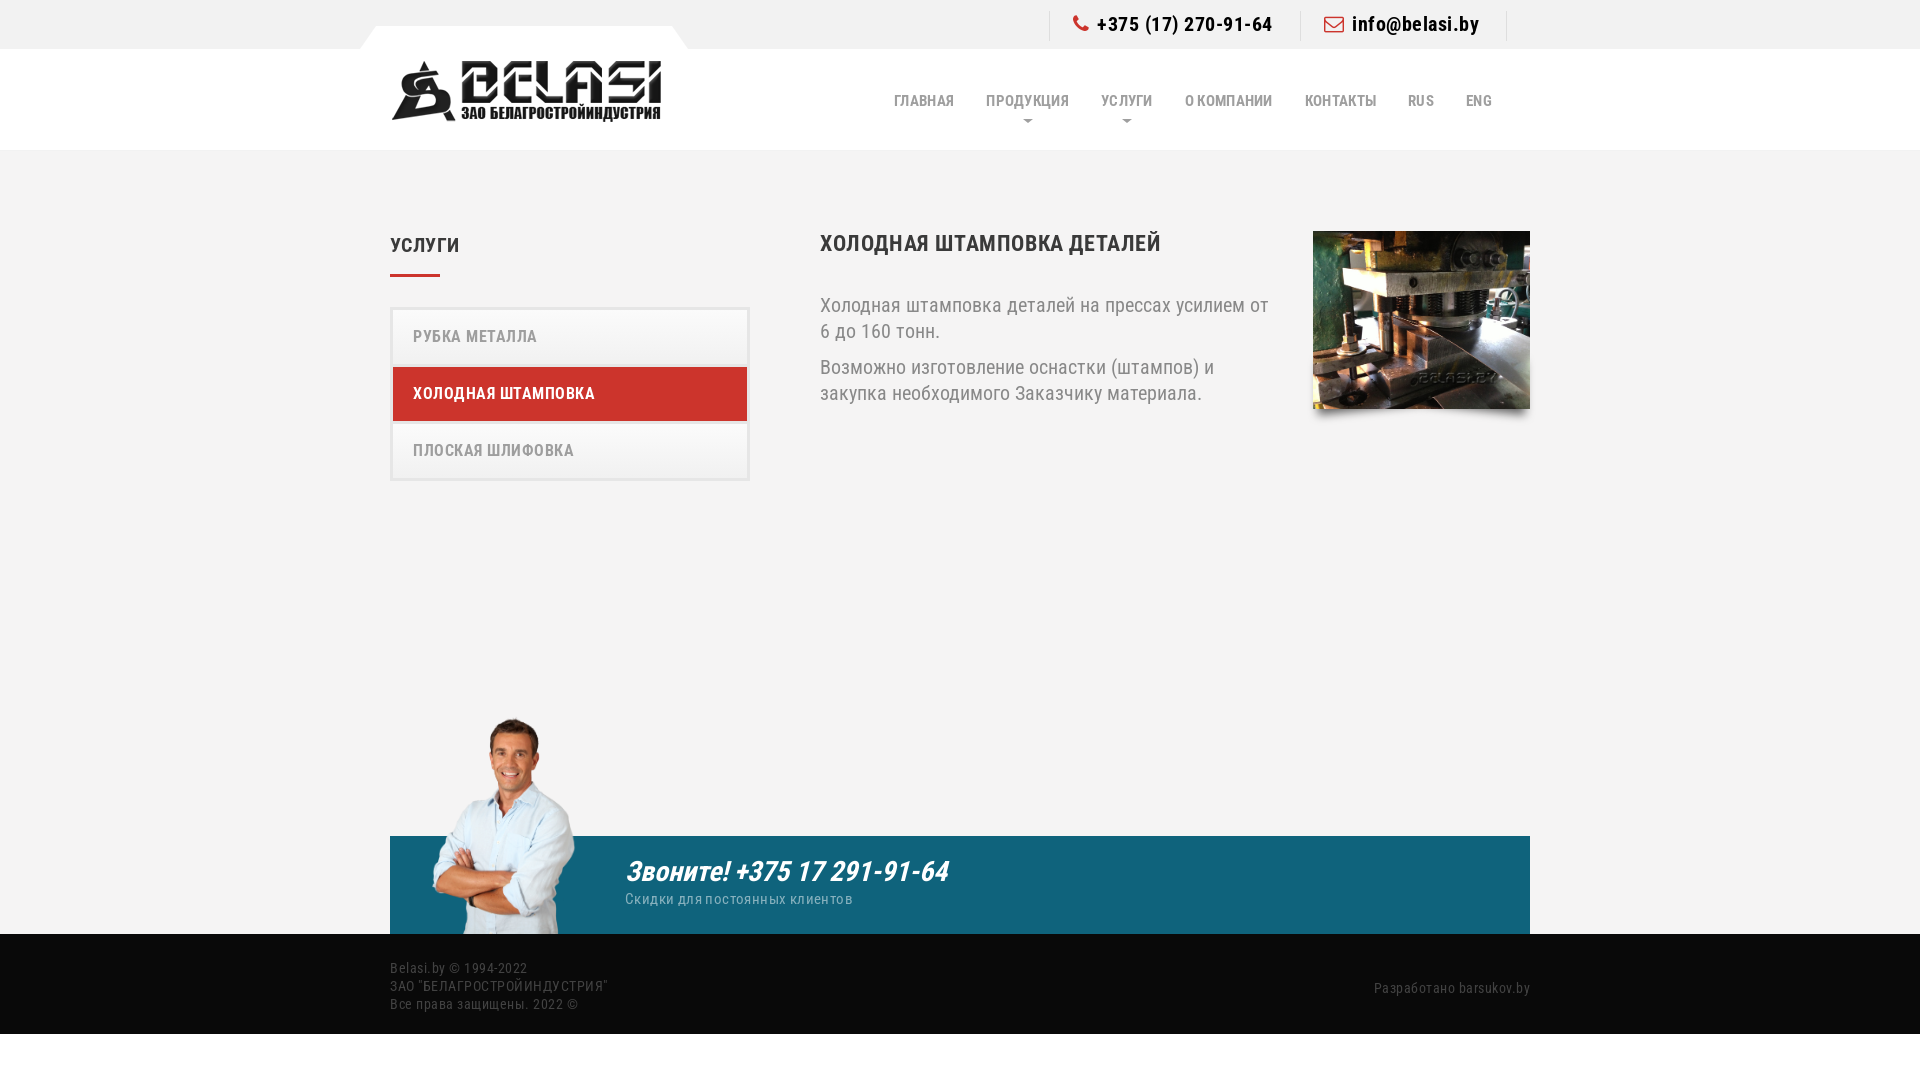  What do you see at coordinates (1465, 101) in the screenshot?
I see `'ENG'` at bounding box center [1465, 101].